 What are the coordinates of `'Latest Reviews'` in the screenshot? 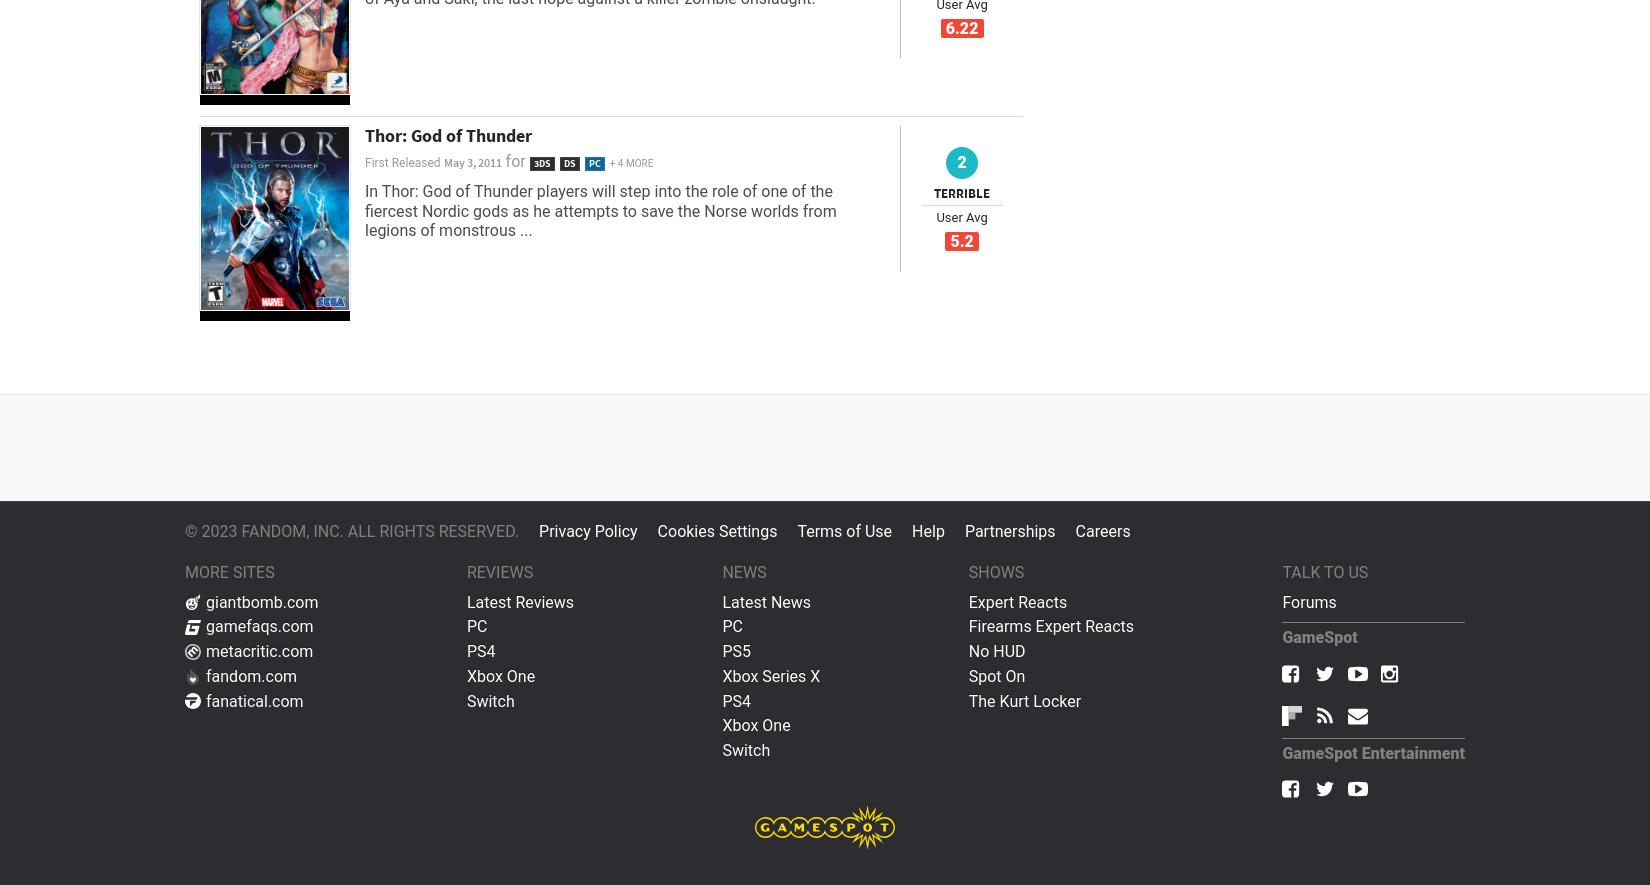 It's located at (519, 601).